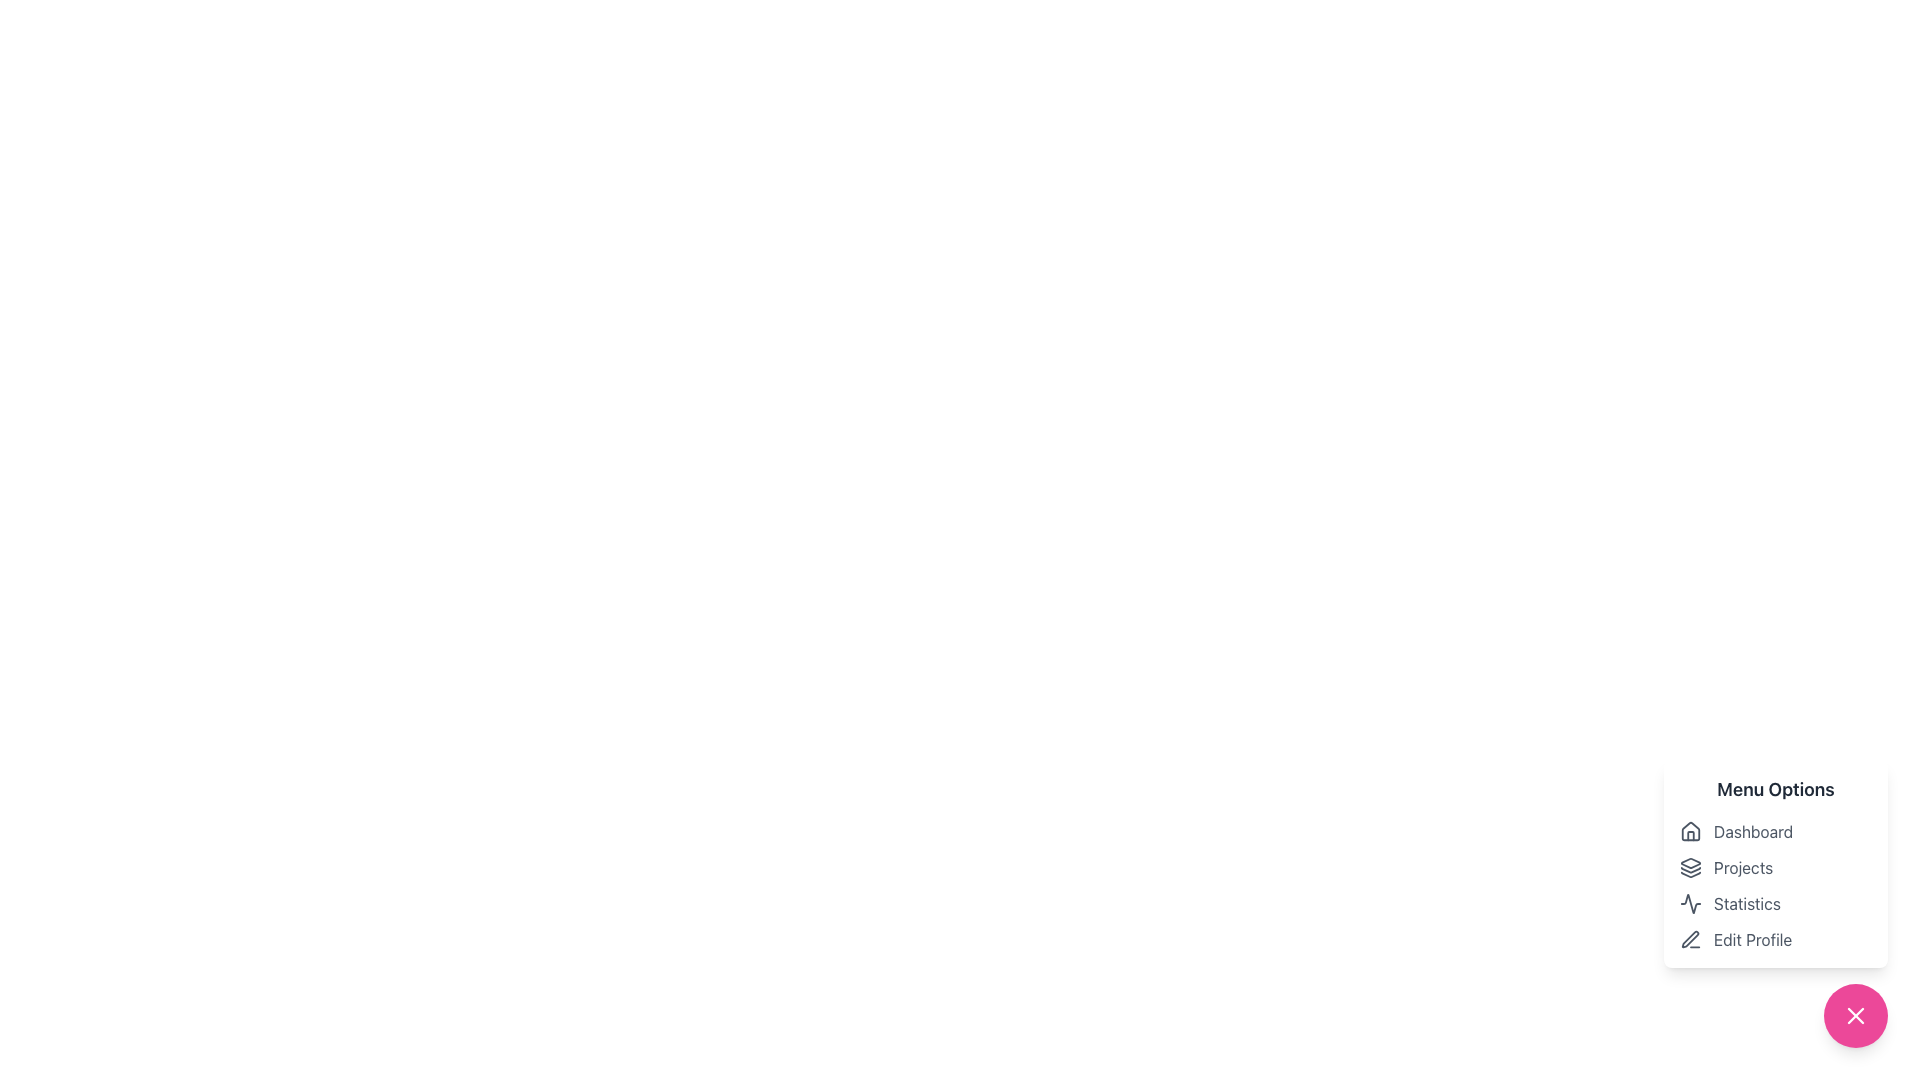 The image size is (1920, 1080). What do you see at coordinates (1746, 903) in the screenshot?
I see `text content of the label displaying 'Statistics', which is styled in gray and positioned to the right of a waveform icon within the 'Menu Options'` at bounding box center [1746, 903].